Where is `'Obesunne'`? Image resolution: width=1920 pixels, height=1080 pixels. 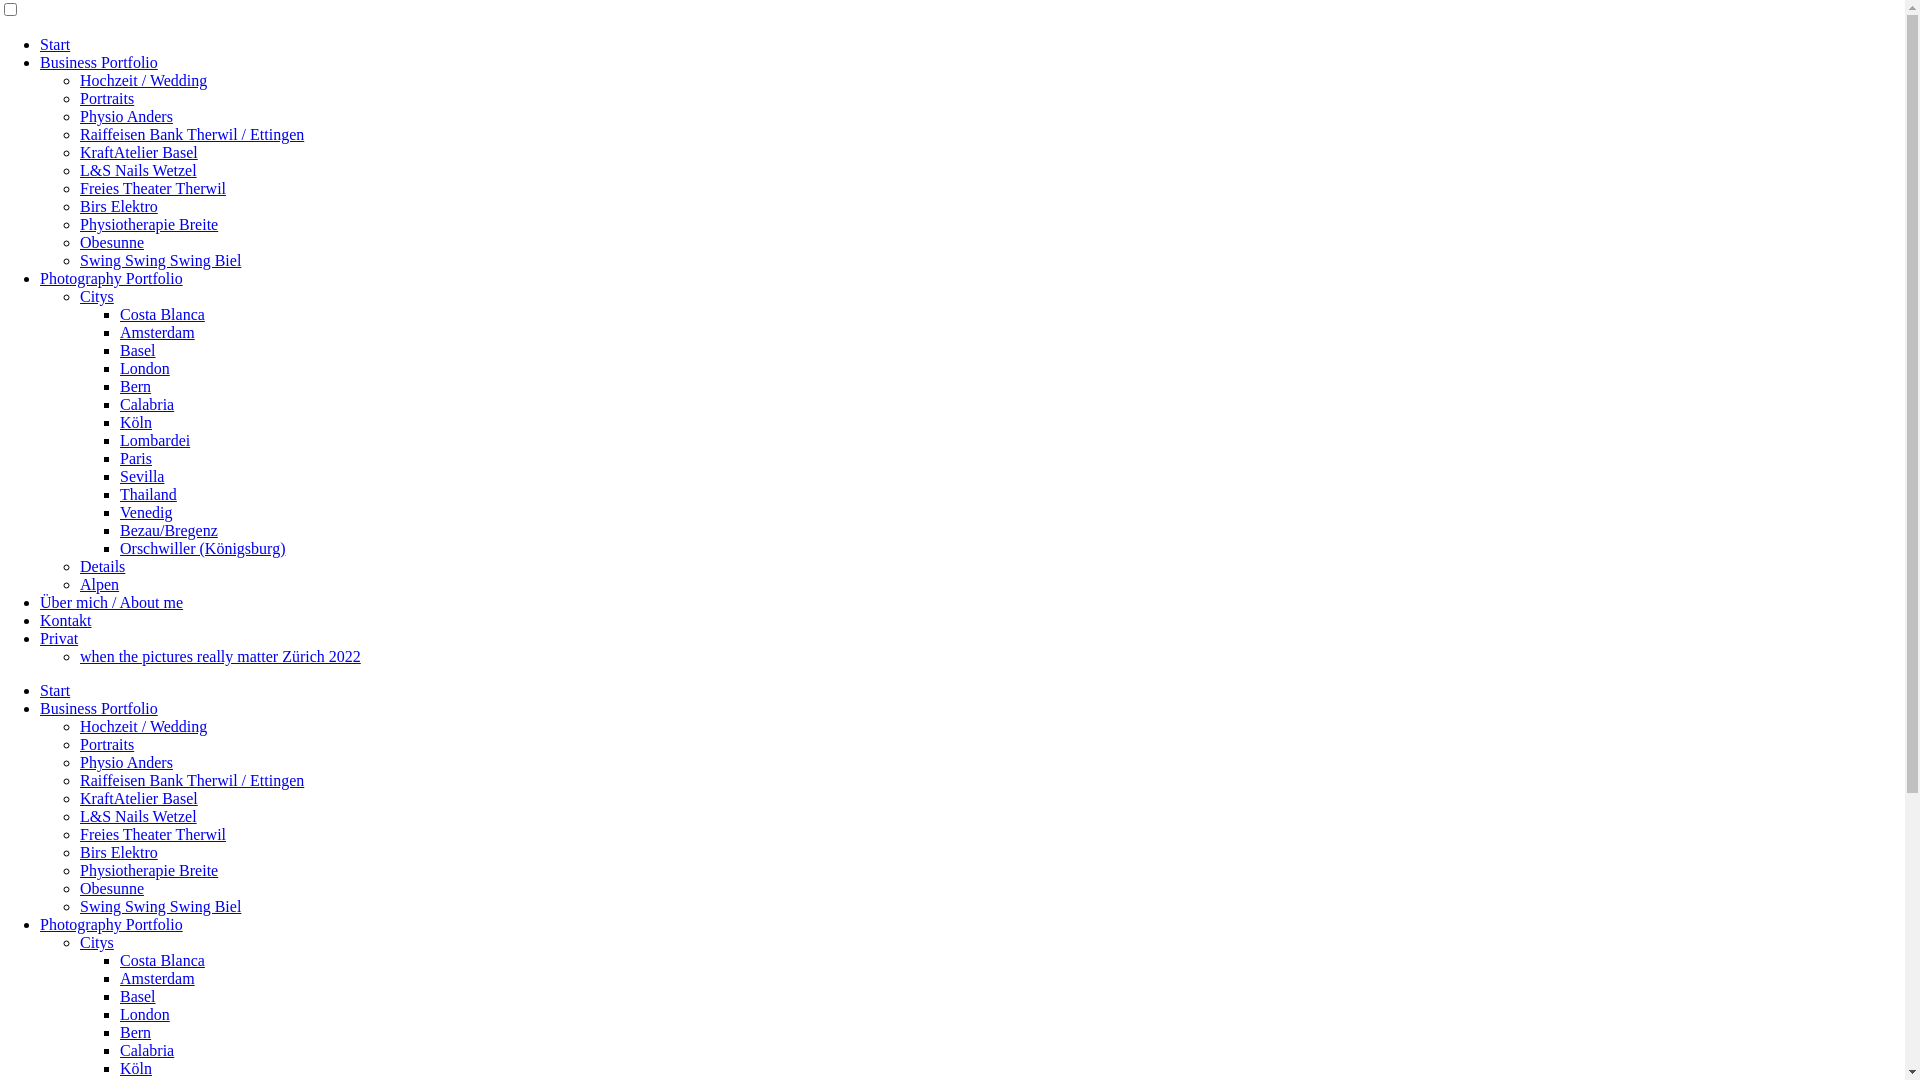 'Obesunne' is located at coordinates (110, 241).